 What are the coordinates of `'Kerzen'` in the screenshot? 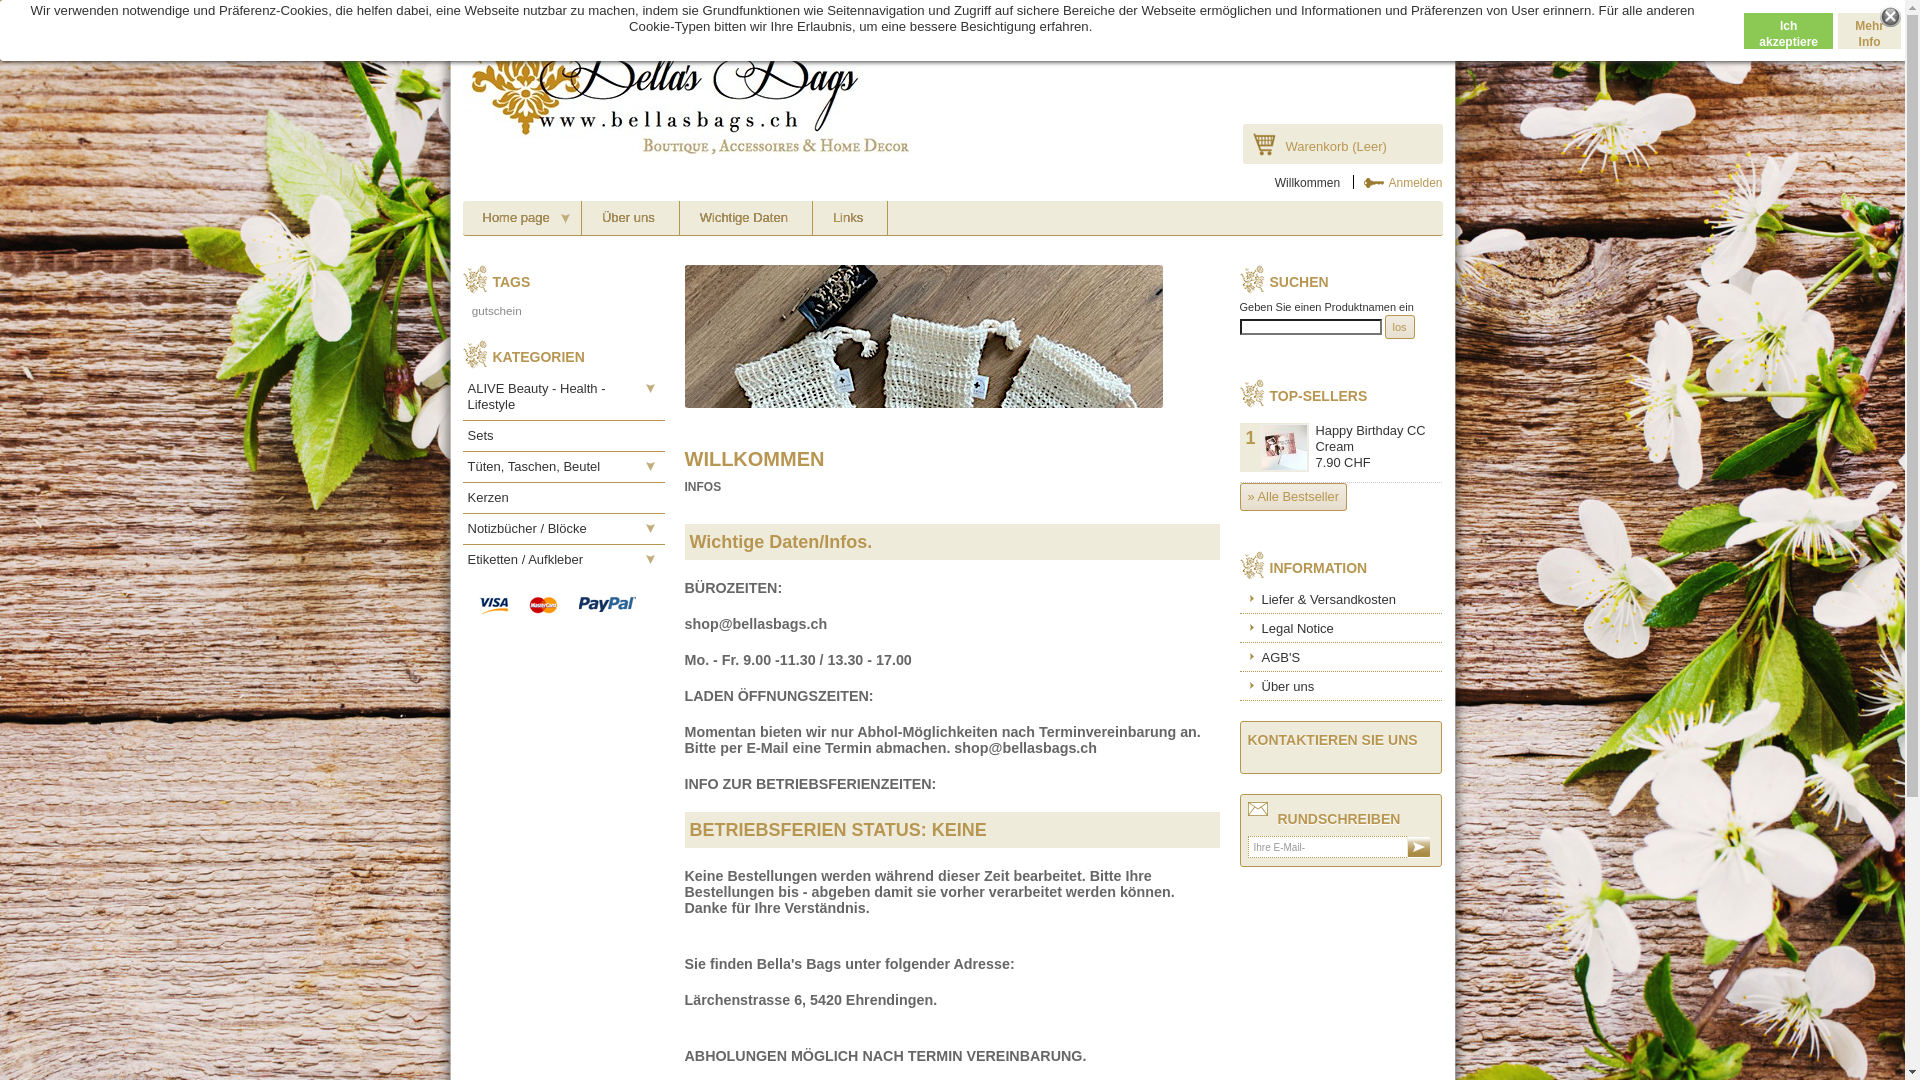 It's located at (561, 496).